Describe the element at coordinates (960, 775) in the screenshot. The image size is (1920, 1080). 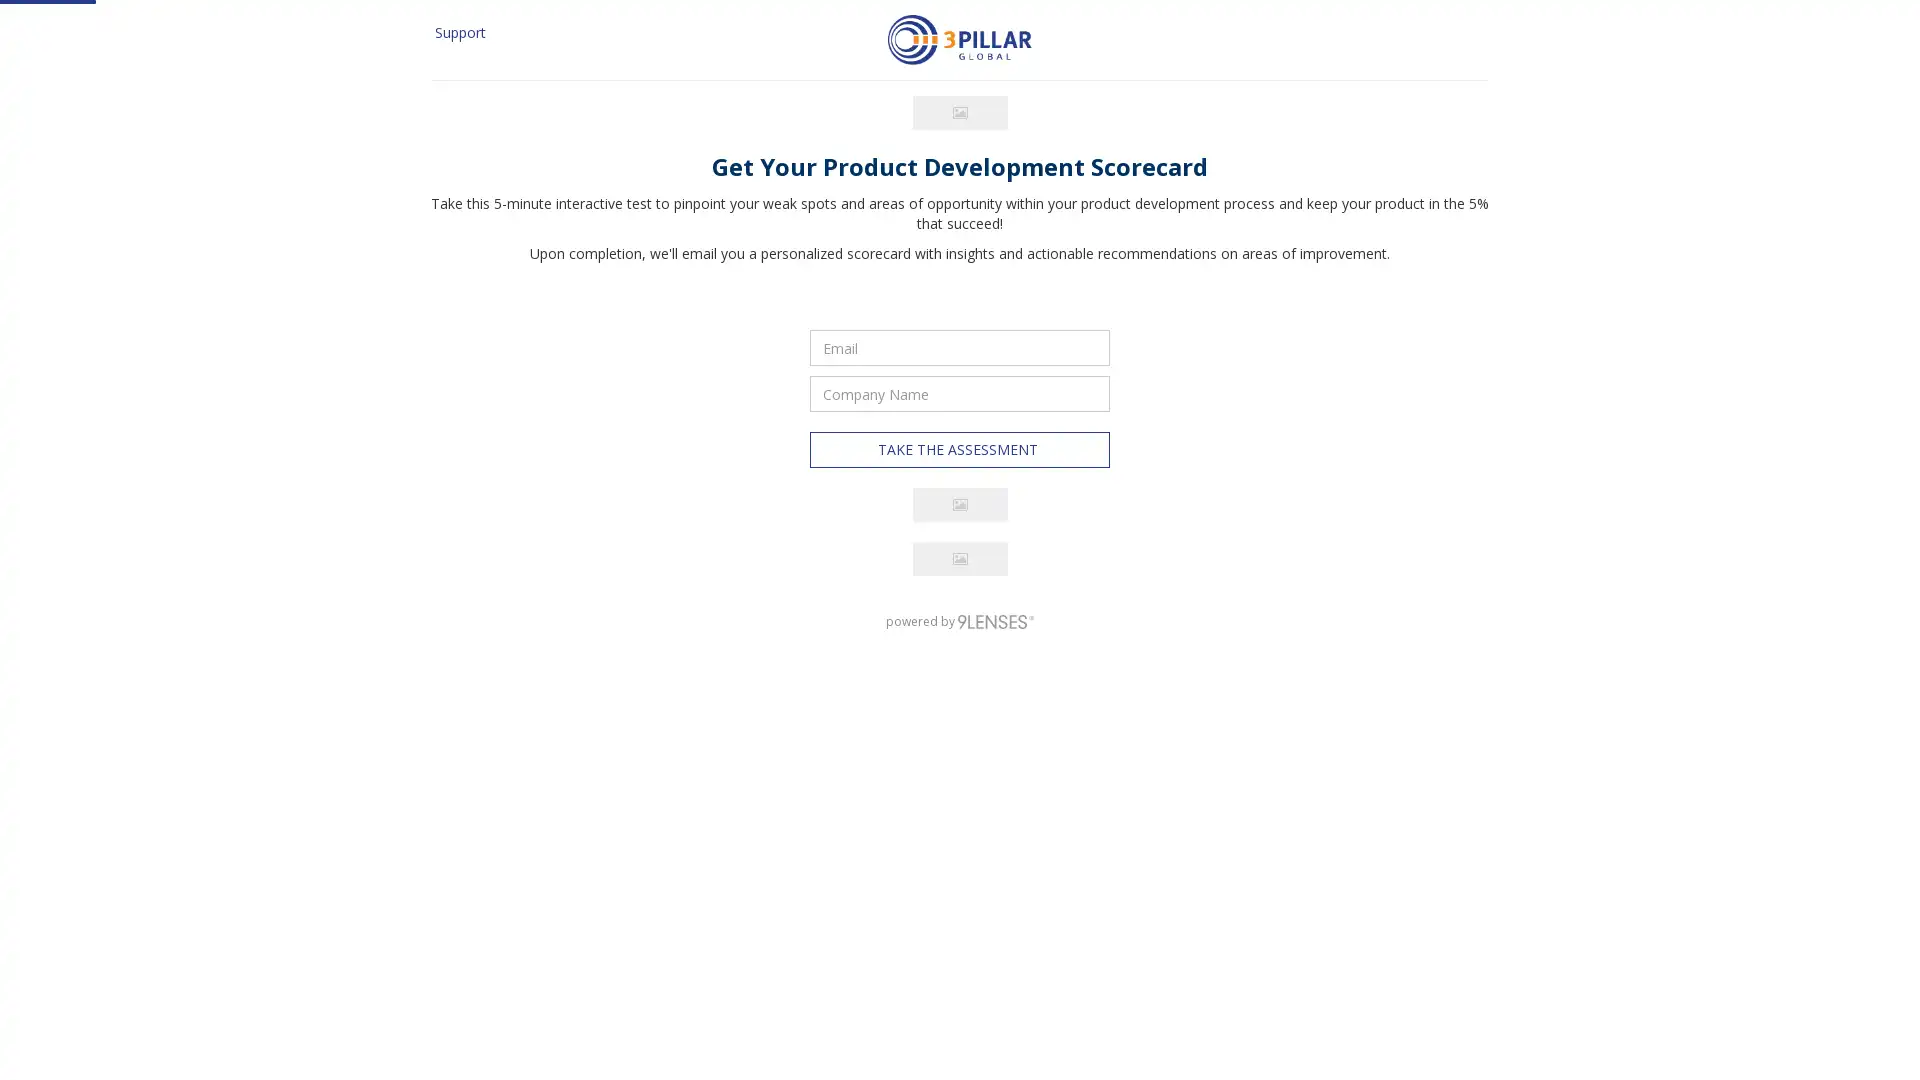
I see `TAKE THE ASSESSMENT` at that location.